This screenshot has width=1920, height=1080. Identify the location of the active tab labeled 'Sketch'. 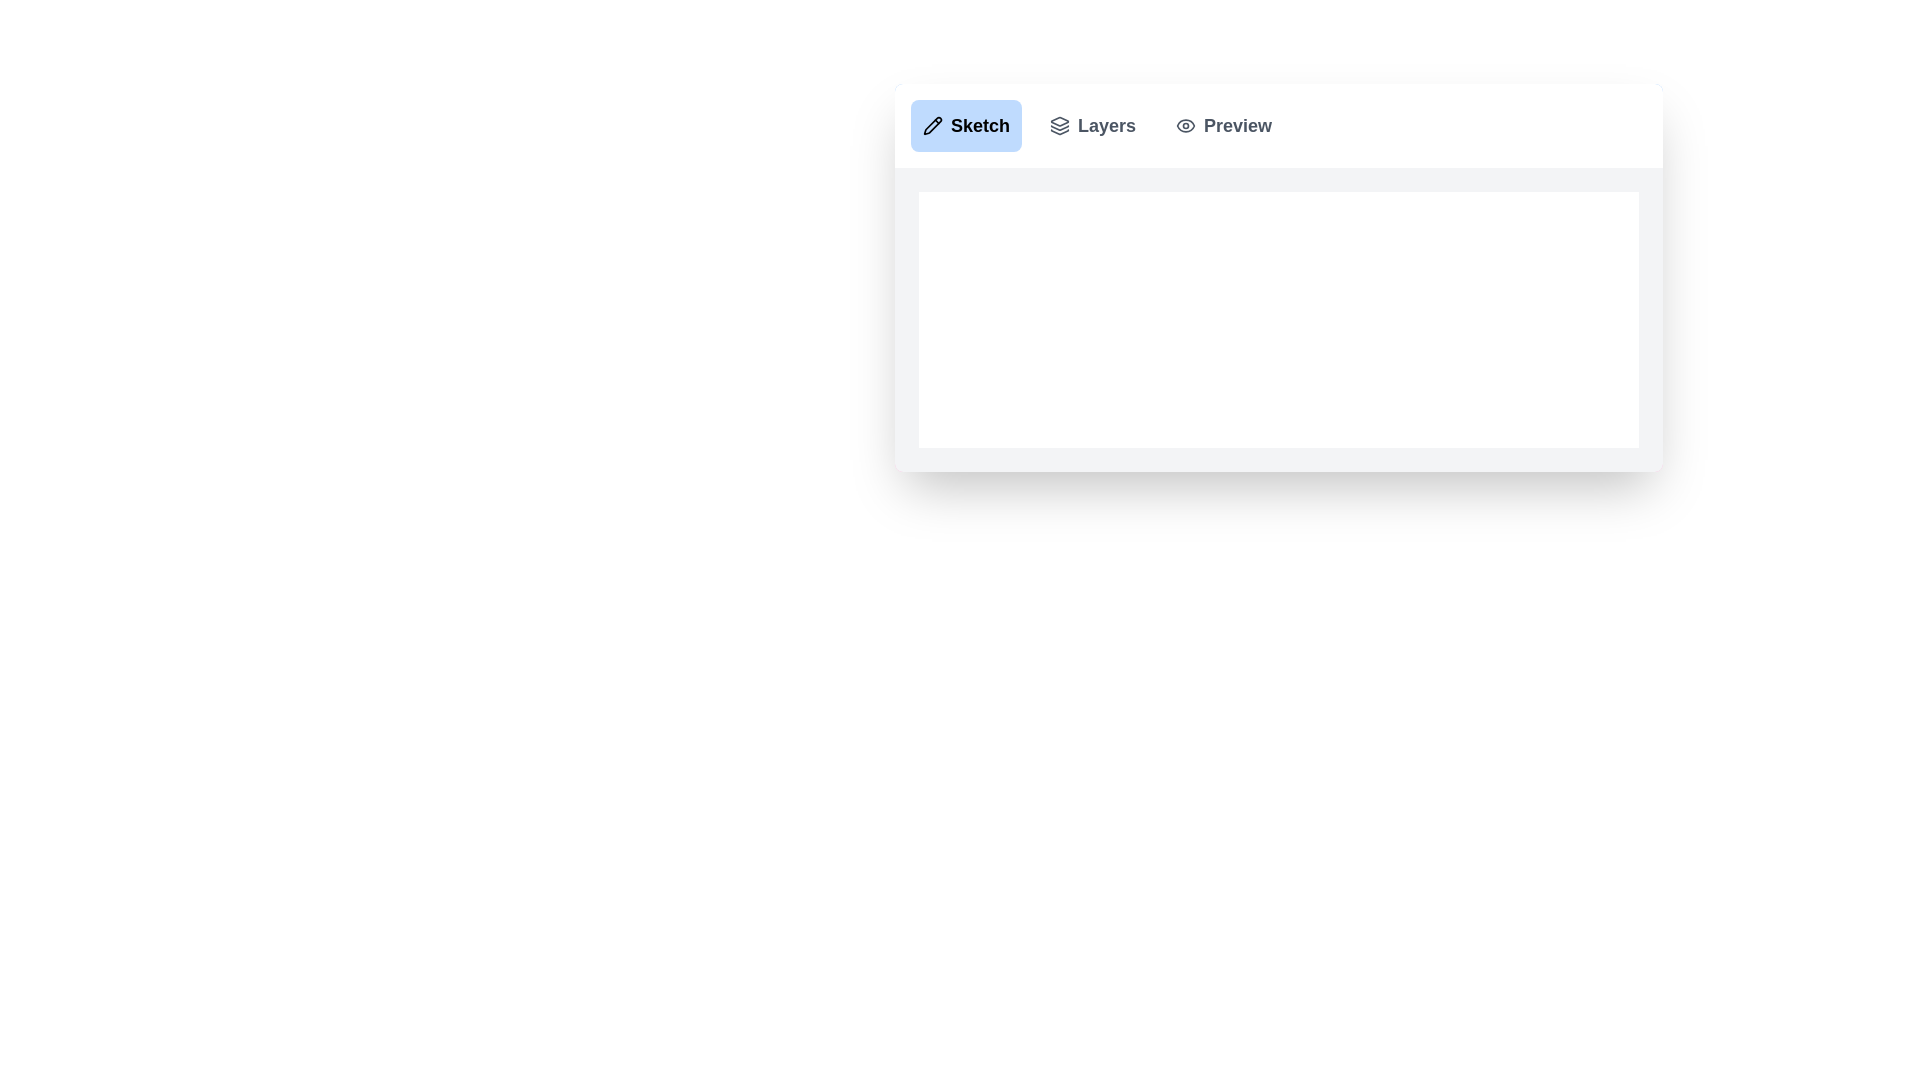
(965, 126).